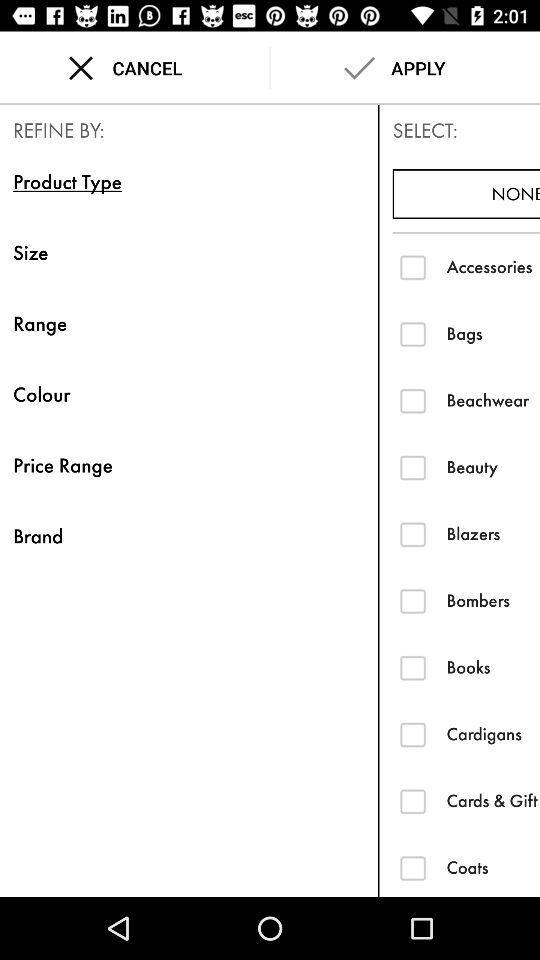 This screenshot has height=960, width=540. Describe the element at coordinates (412, 866) in the screenshot. I see `mark checkbox` at that location.